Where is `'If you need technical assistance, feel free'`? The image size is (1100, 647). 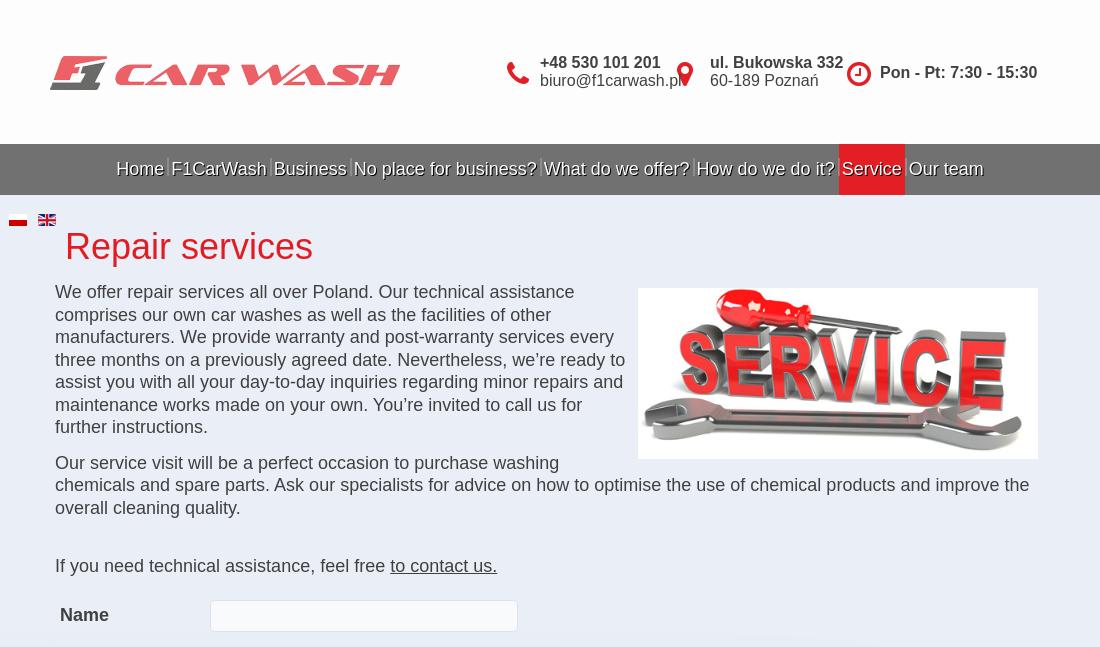
'If you need technical assistance, feel free' is located at coordinates (222, 565).